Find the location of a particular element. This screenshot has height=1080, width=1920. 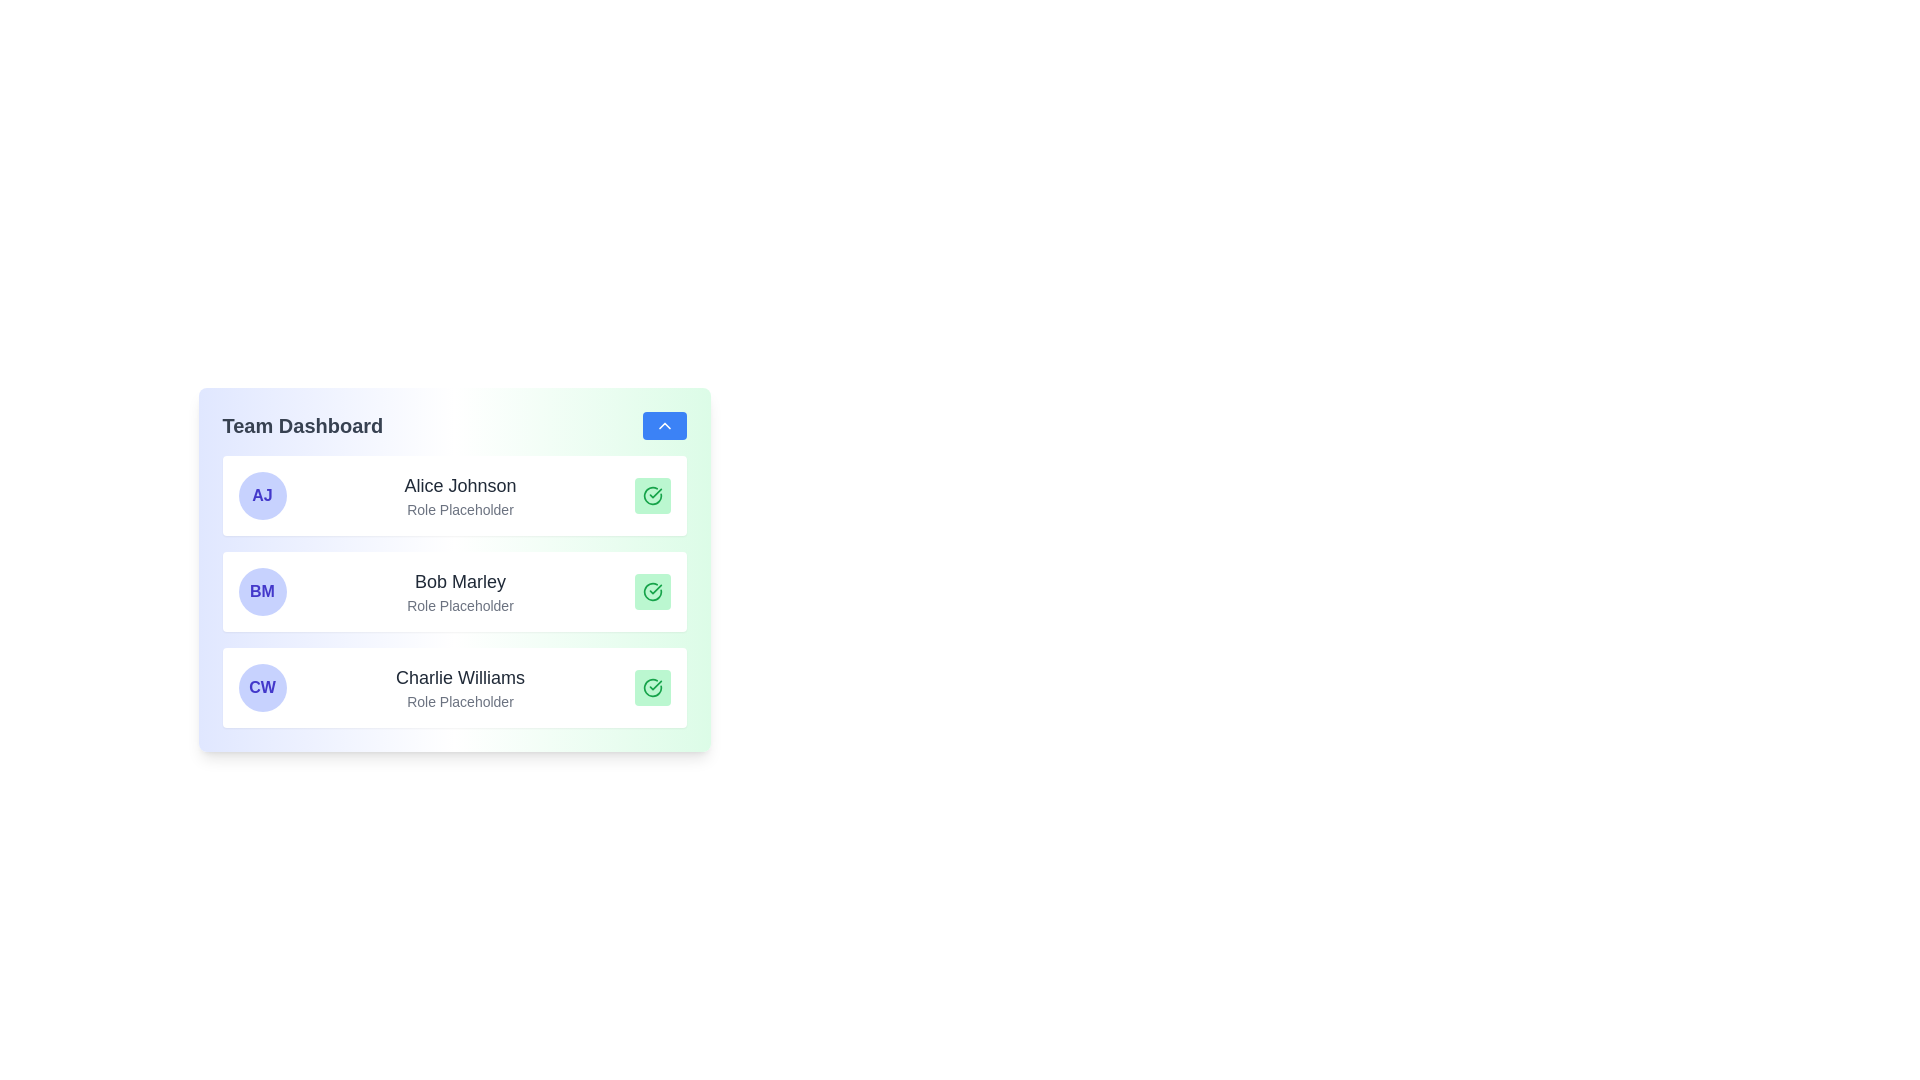

the profile icon representing the user 'Bob Marley', which is located in the second position of a list and aligned to the left of the name 'Bob Marley' is located at coordinates (261, 590).